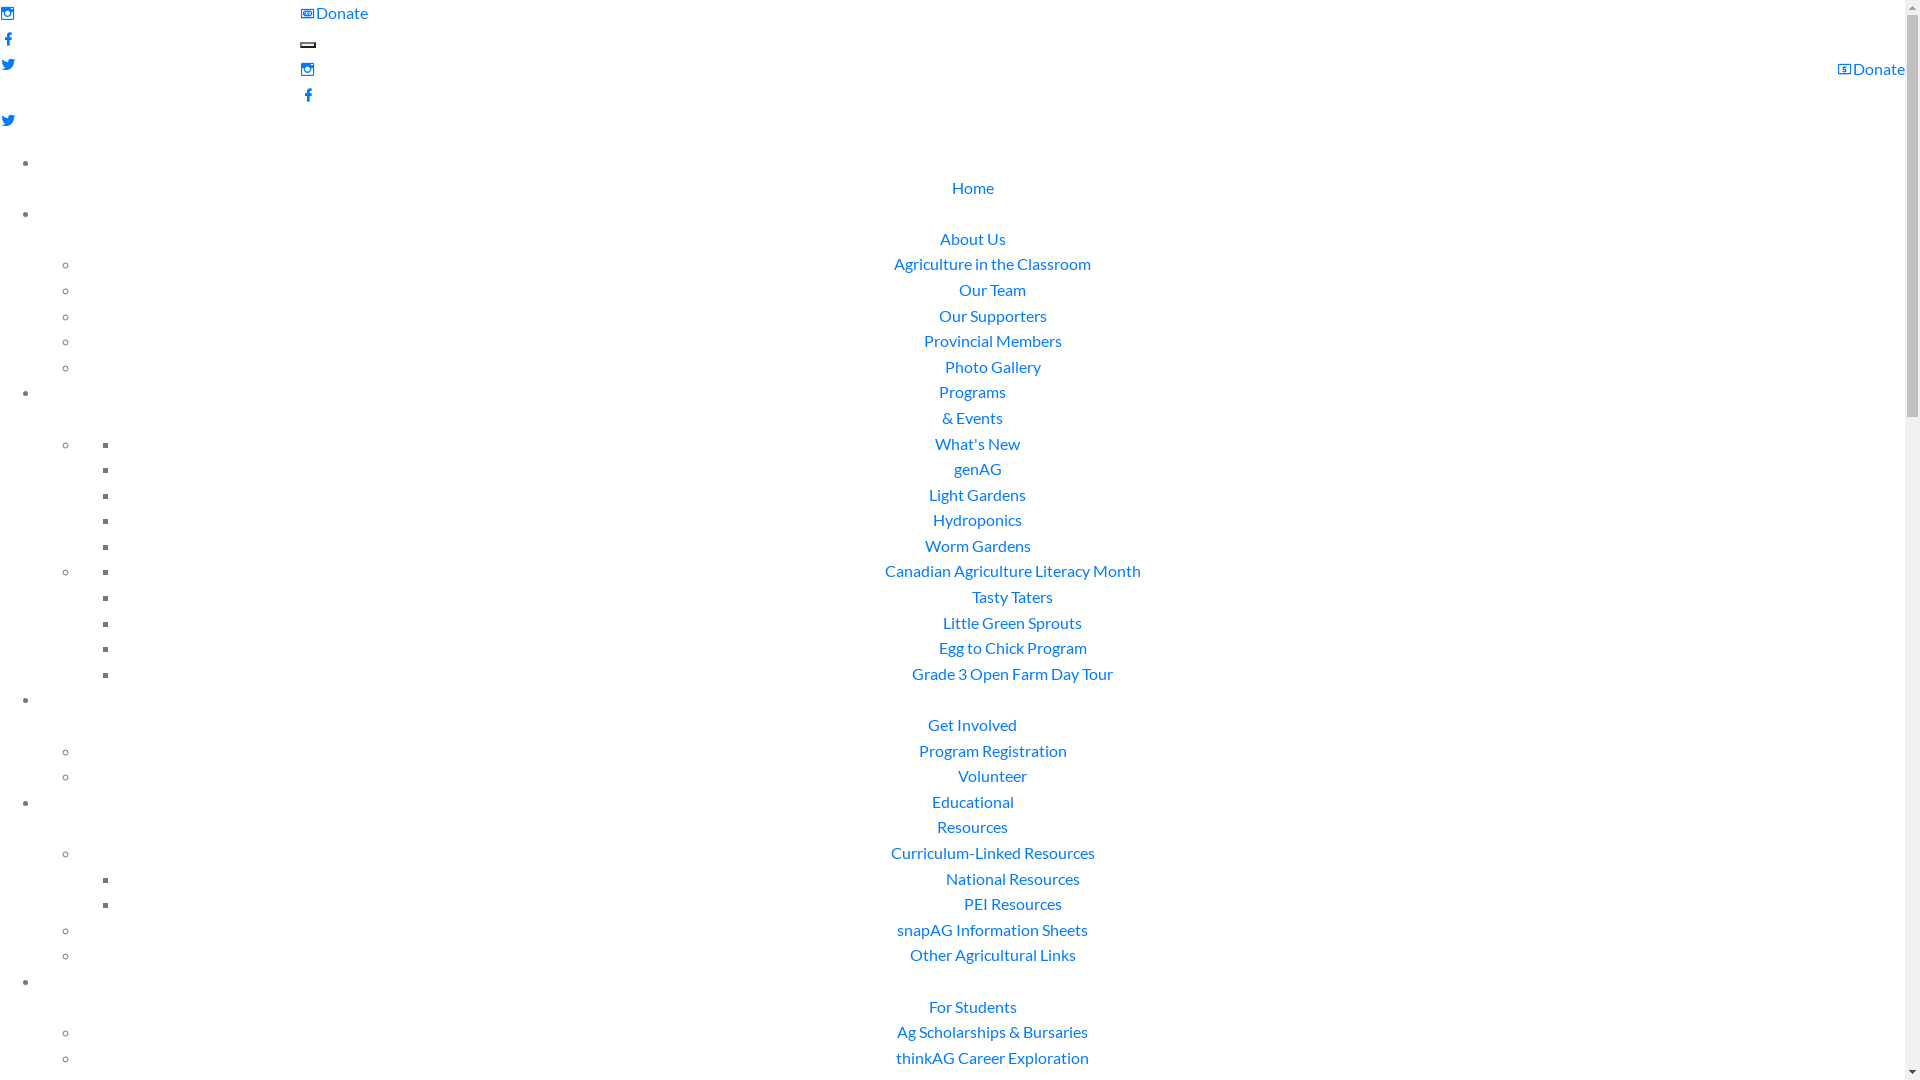 Image resolution: width=1920 pixels, height=1080 pixels. I want to click on 'National Resources', so click(1012, 877).